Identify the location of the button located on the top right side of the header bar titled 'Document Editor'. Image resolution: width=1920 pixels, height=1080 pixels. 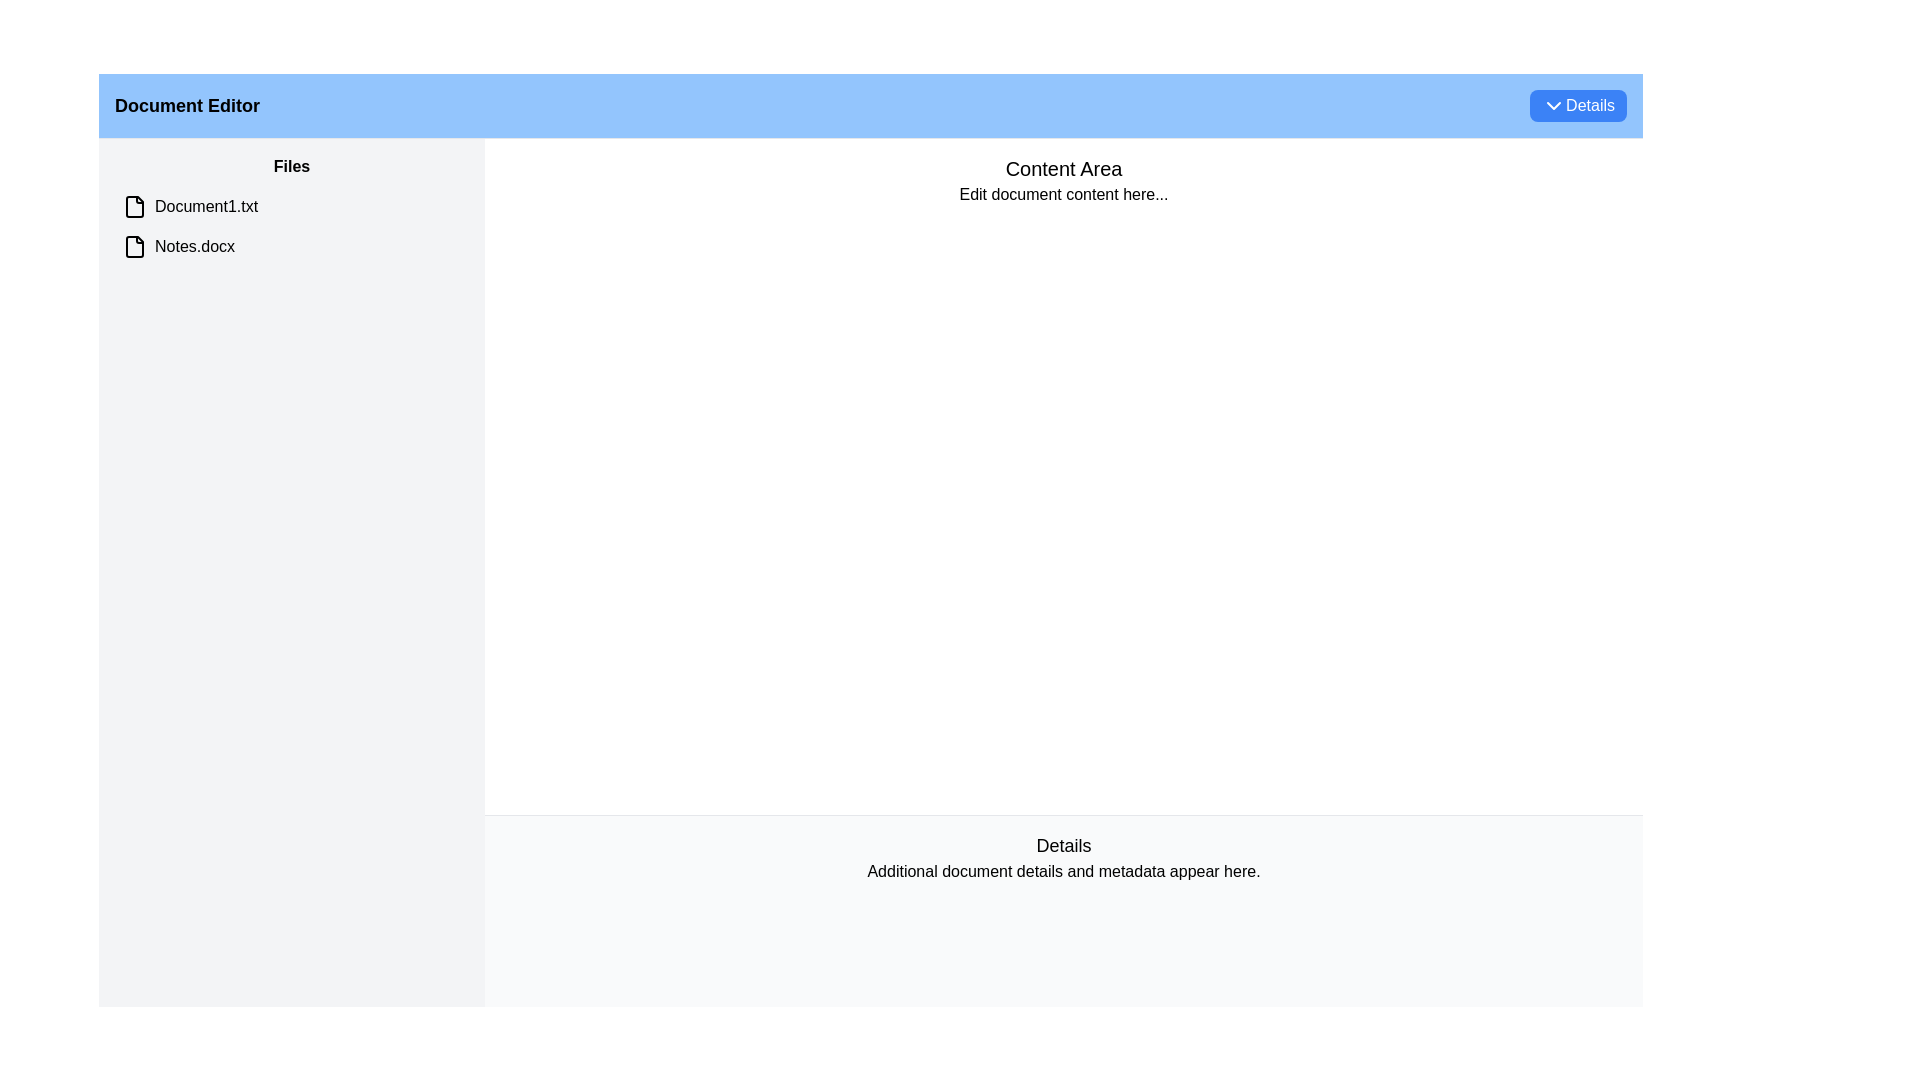
(1577, 105).